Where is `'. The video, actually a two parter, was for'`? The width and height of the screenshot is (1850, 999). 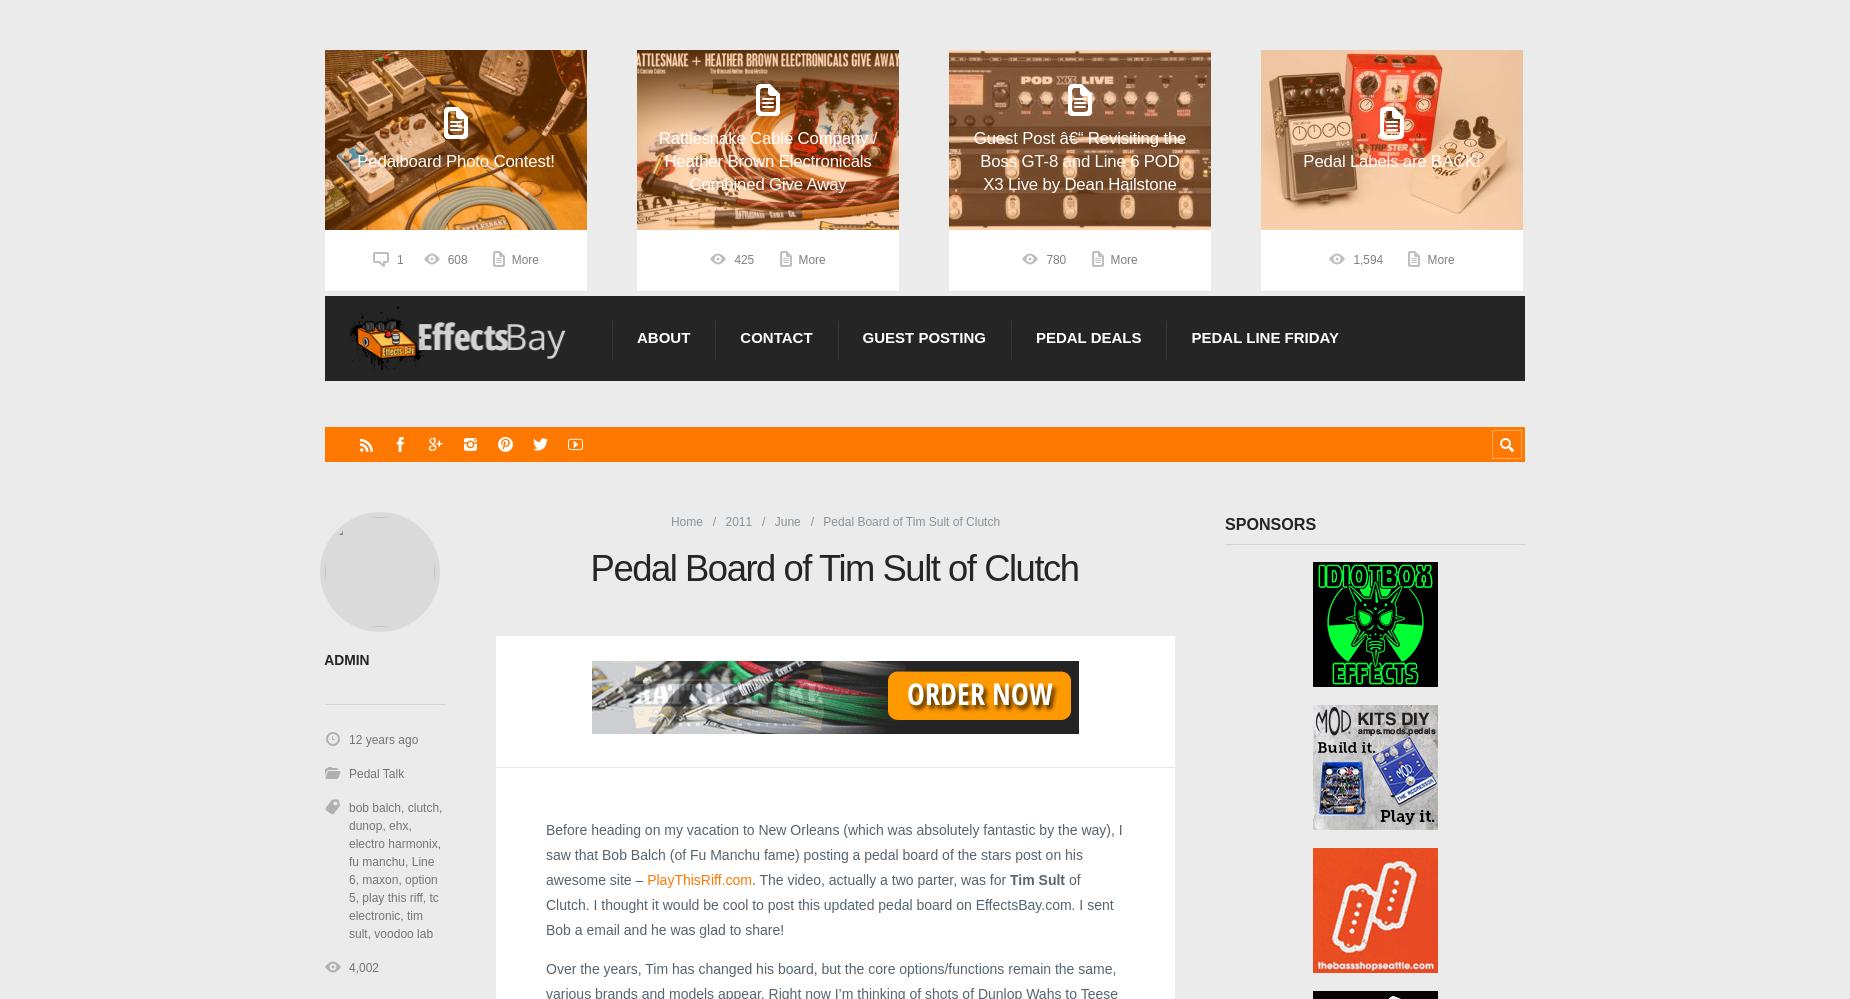
'. The video, actually a two parter, was for' is located at coordinates (880, 878).